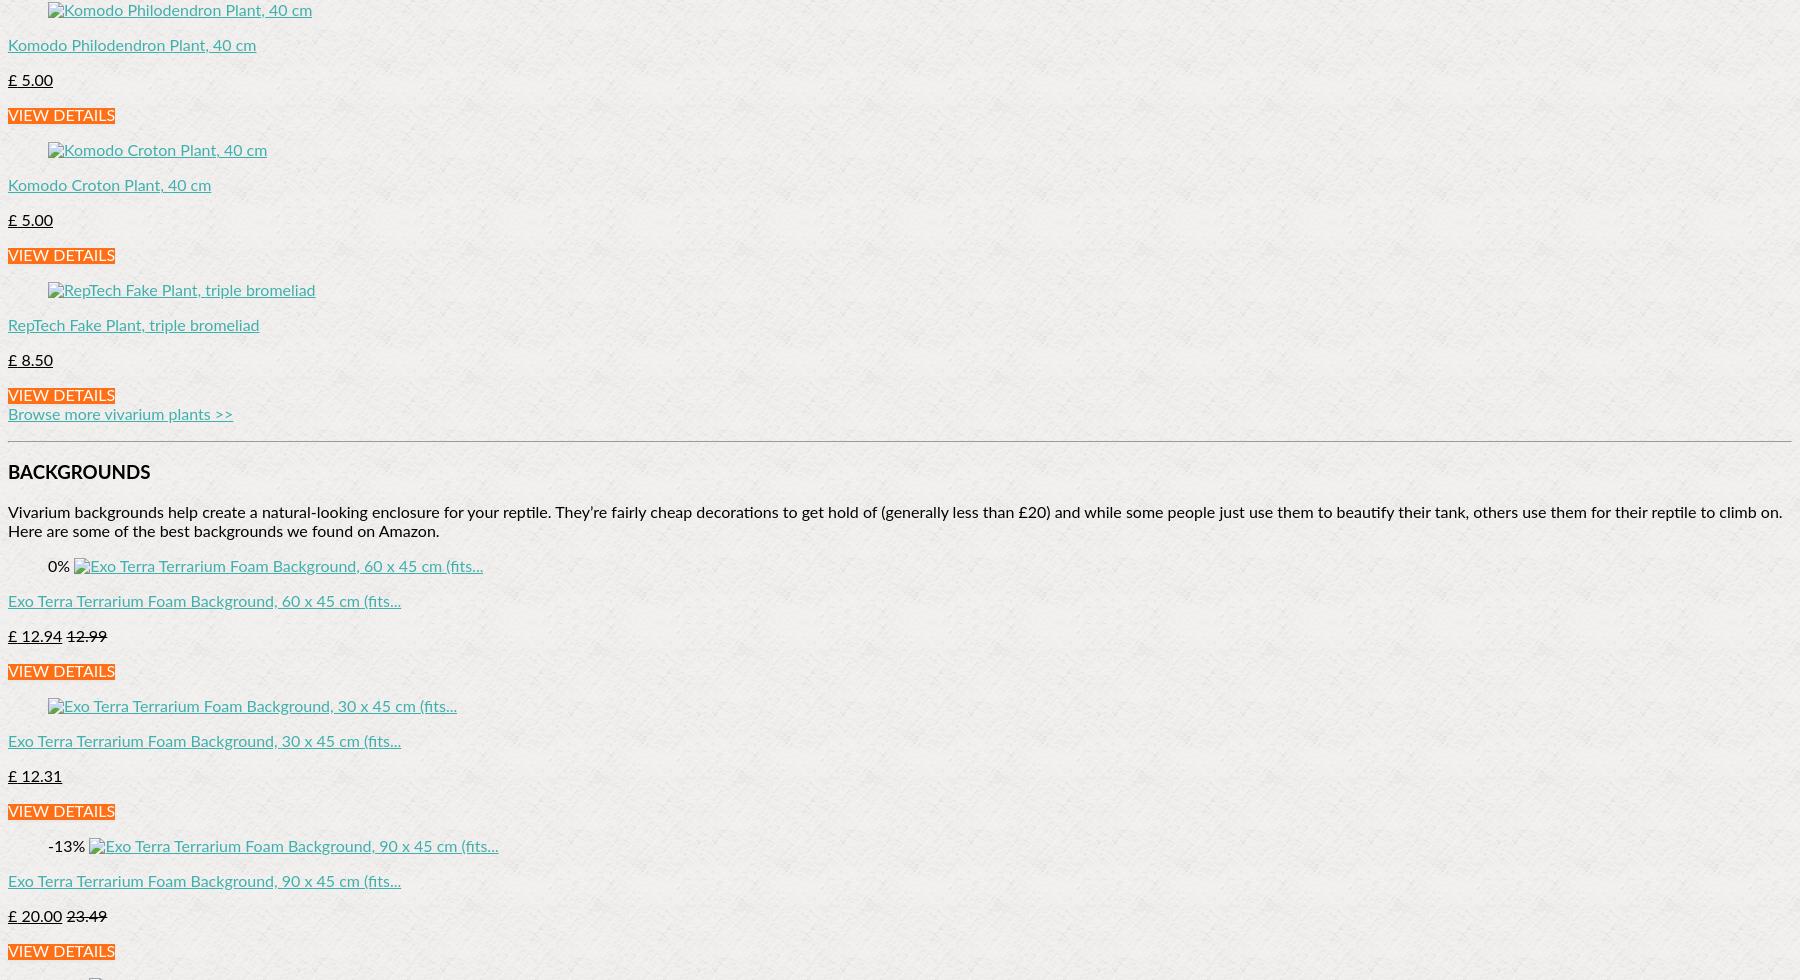 This screenshot has height=980, width=1800. Describe the element at coordinates (108, 186) in the screenshot. I see `'Komodo Croton Plant, 40 cm'` at that location.